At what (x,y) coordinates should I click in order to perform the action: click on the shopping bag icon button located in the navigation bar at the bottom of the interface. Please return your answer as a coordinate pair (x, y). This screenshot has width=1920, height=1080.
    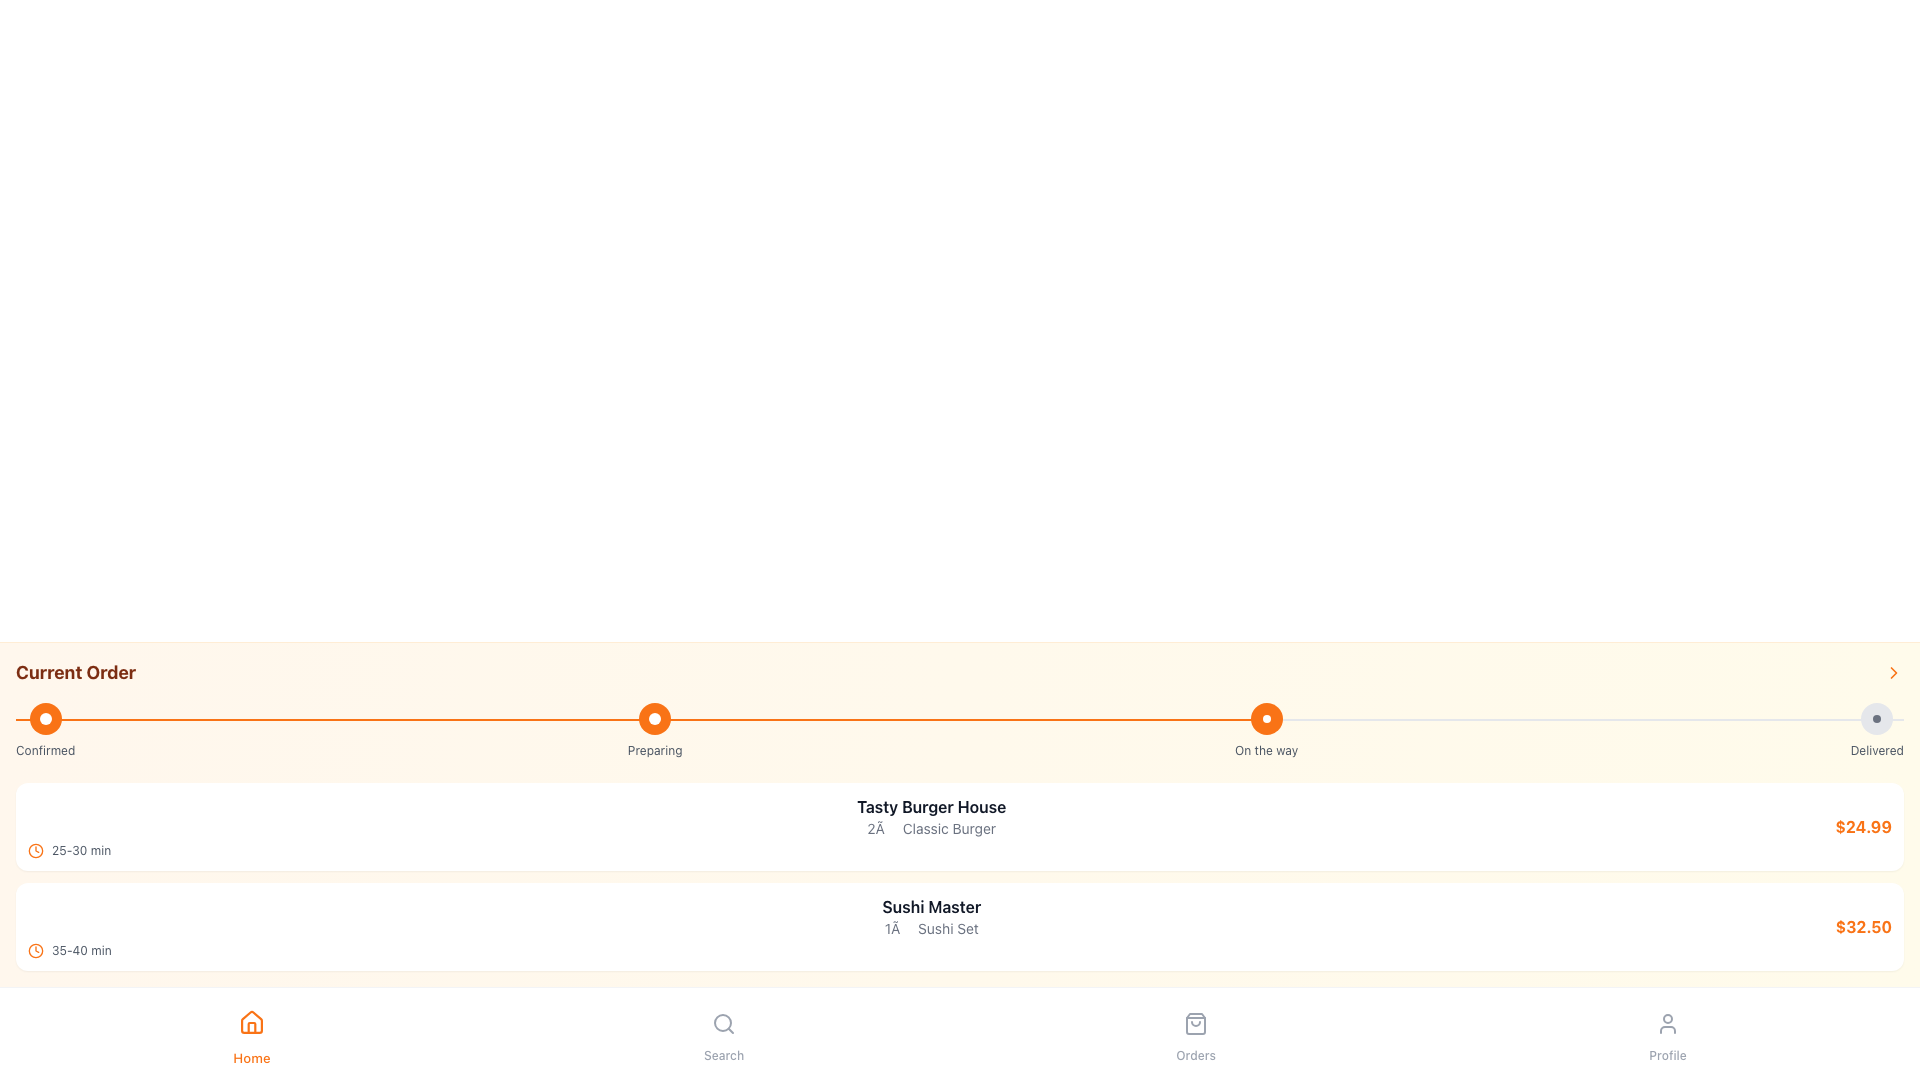
    Looking at the image, I should click on (1196, 1023).